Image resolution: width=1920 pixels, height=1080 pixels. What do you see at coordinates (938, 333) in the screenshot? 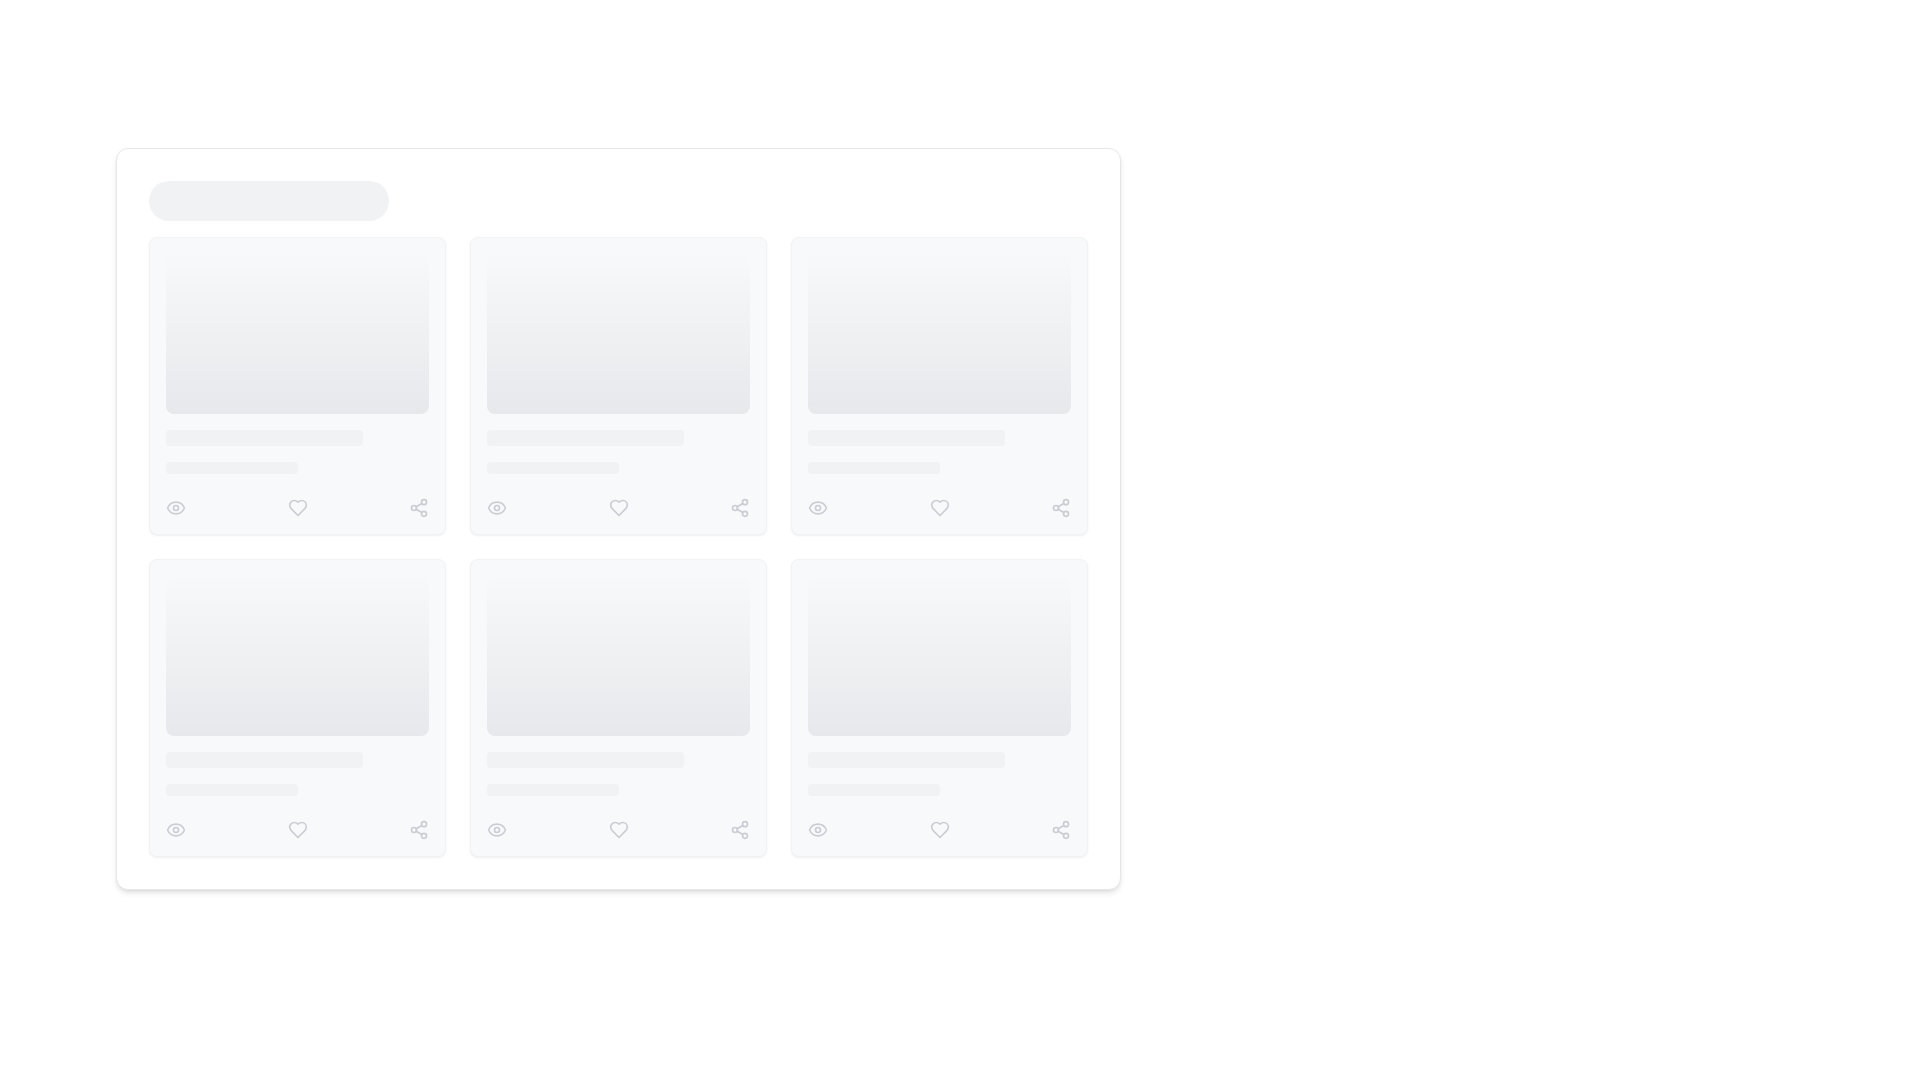
I see `the visual placeholder element located in the upper region of the card component, which serves as a placeholder for an image and is centrally placed in the second column of a multi-column grid` at bounding box center [938, 333].